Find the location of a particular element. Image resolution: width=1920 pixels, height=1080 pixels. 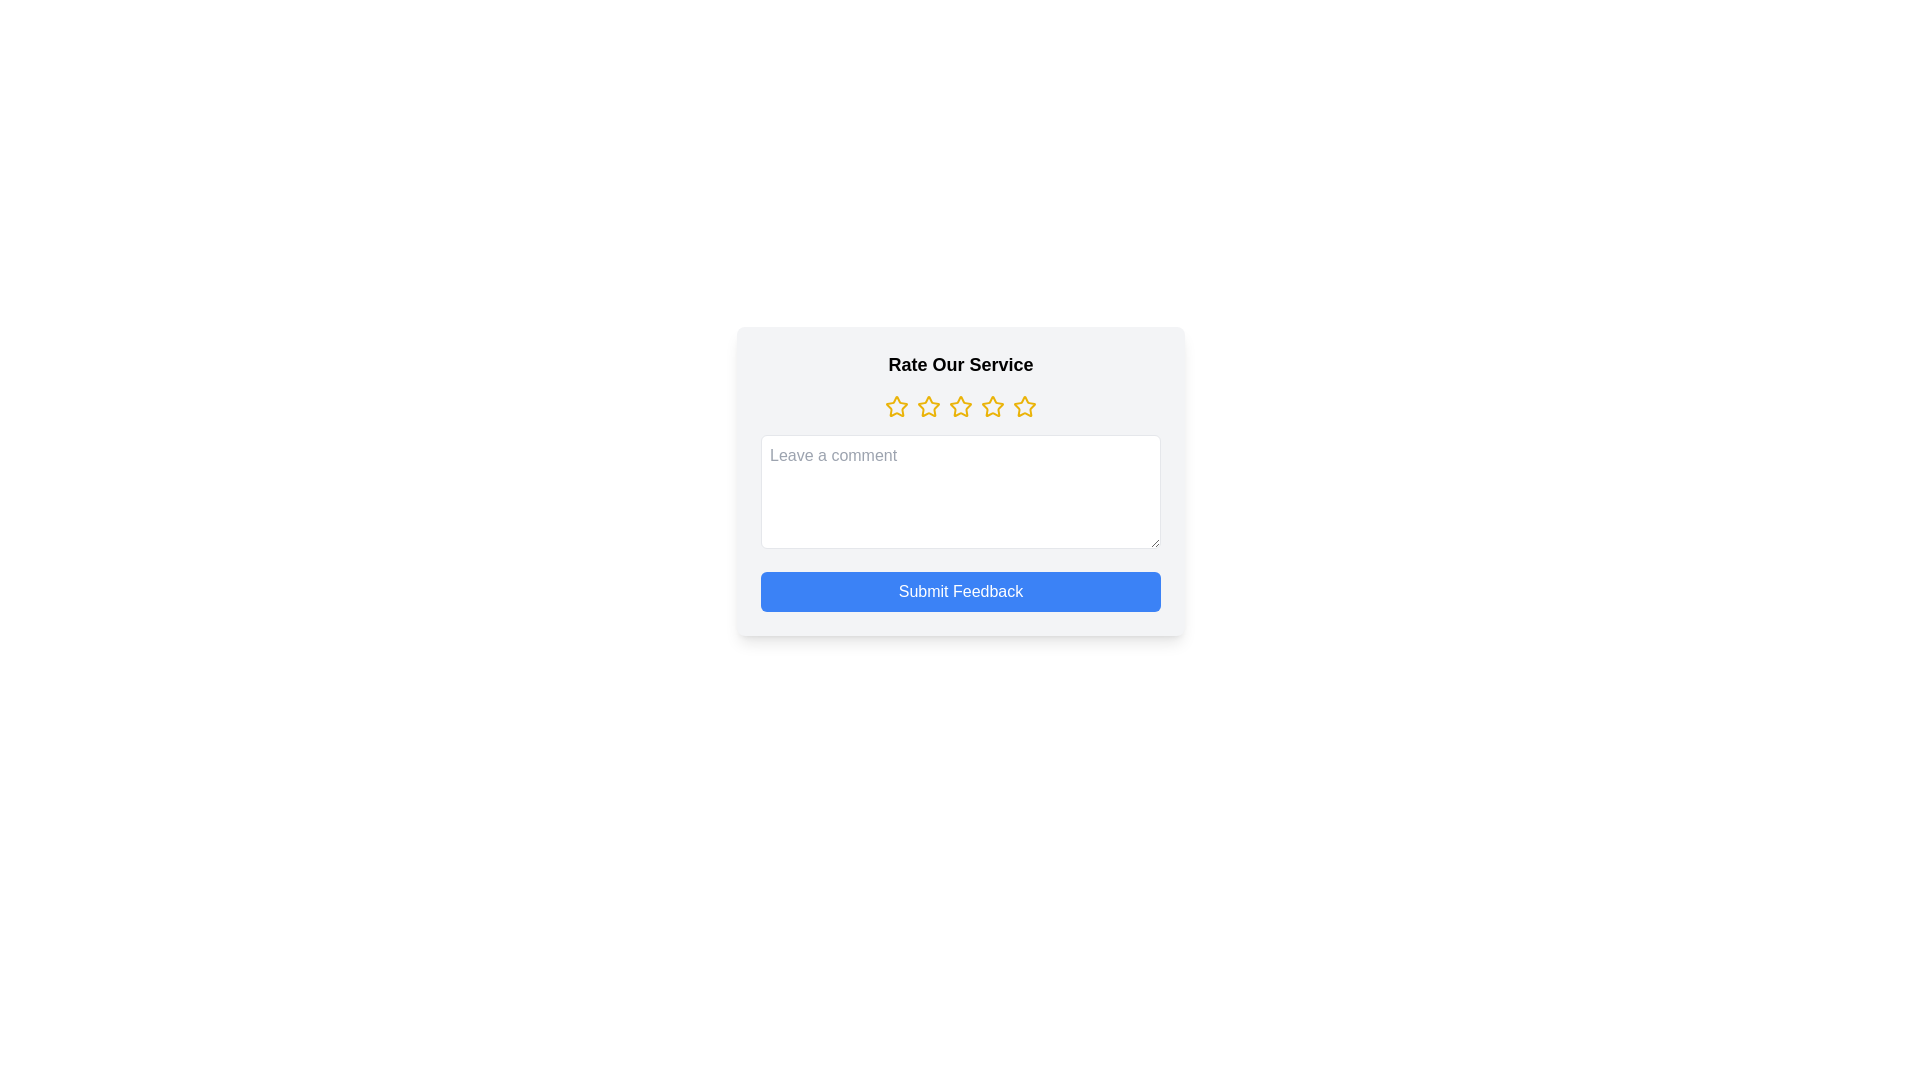

the fifth star in the sequence of five interactive rating stars at the top-center section of the feedback form is located at coordinates (1025, 406).